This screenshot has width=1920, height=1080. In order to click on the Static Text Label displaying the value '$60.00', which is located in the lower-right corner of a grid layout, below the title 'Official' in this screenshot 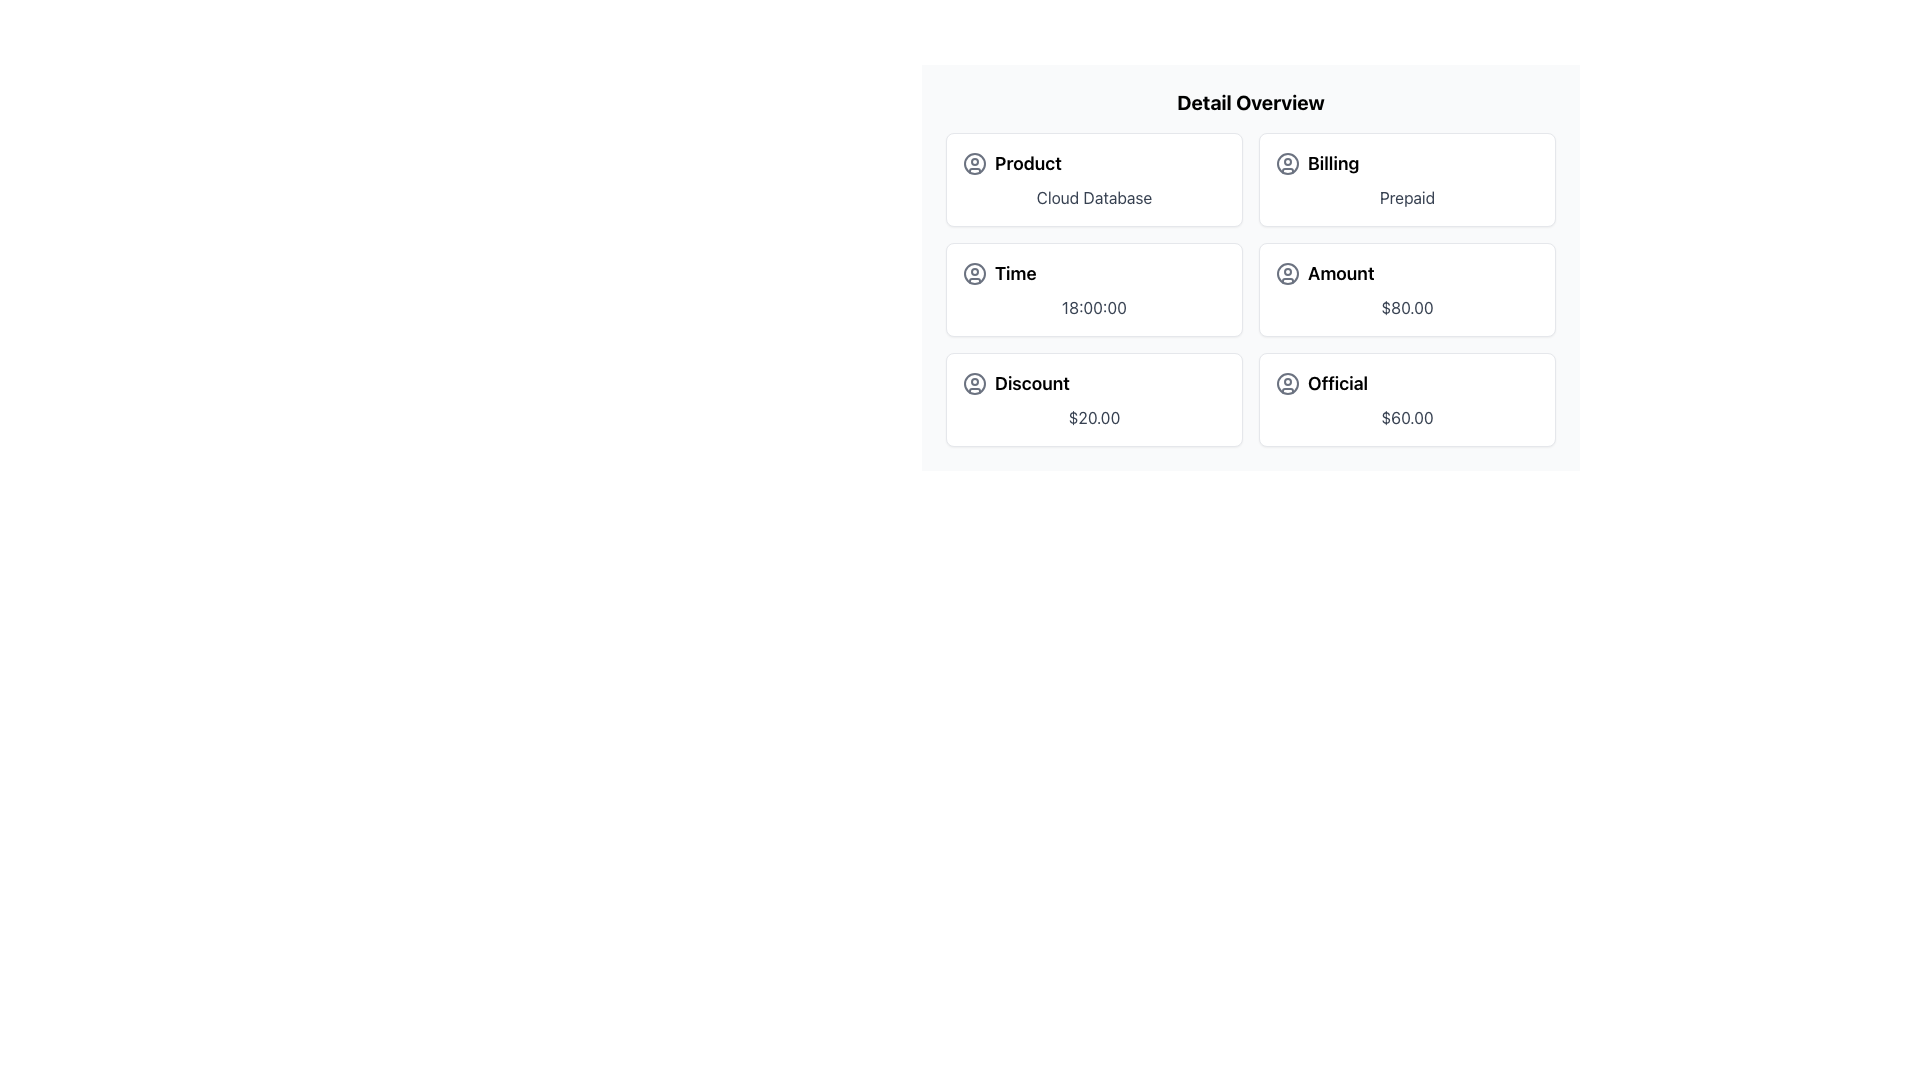, I will do `click(1406, 416)`.